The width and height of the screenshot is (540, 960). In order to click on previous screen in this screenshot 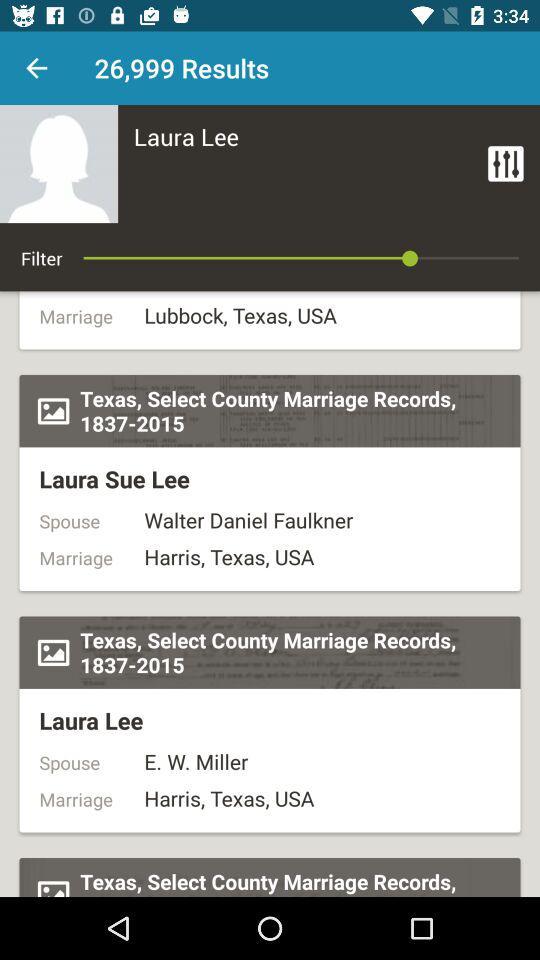, I will do `click(36, 68)`.